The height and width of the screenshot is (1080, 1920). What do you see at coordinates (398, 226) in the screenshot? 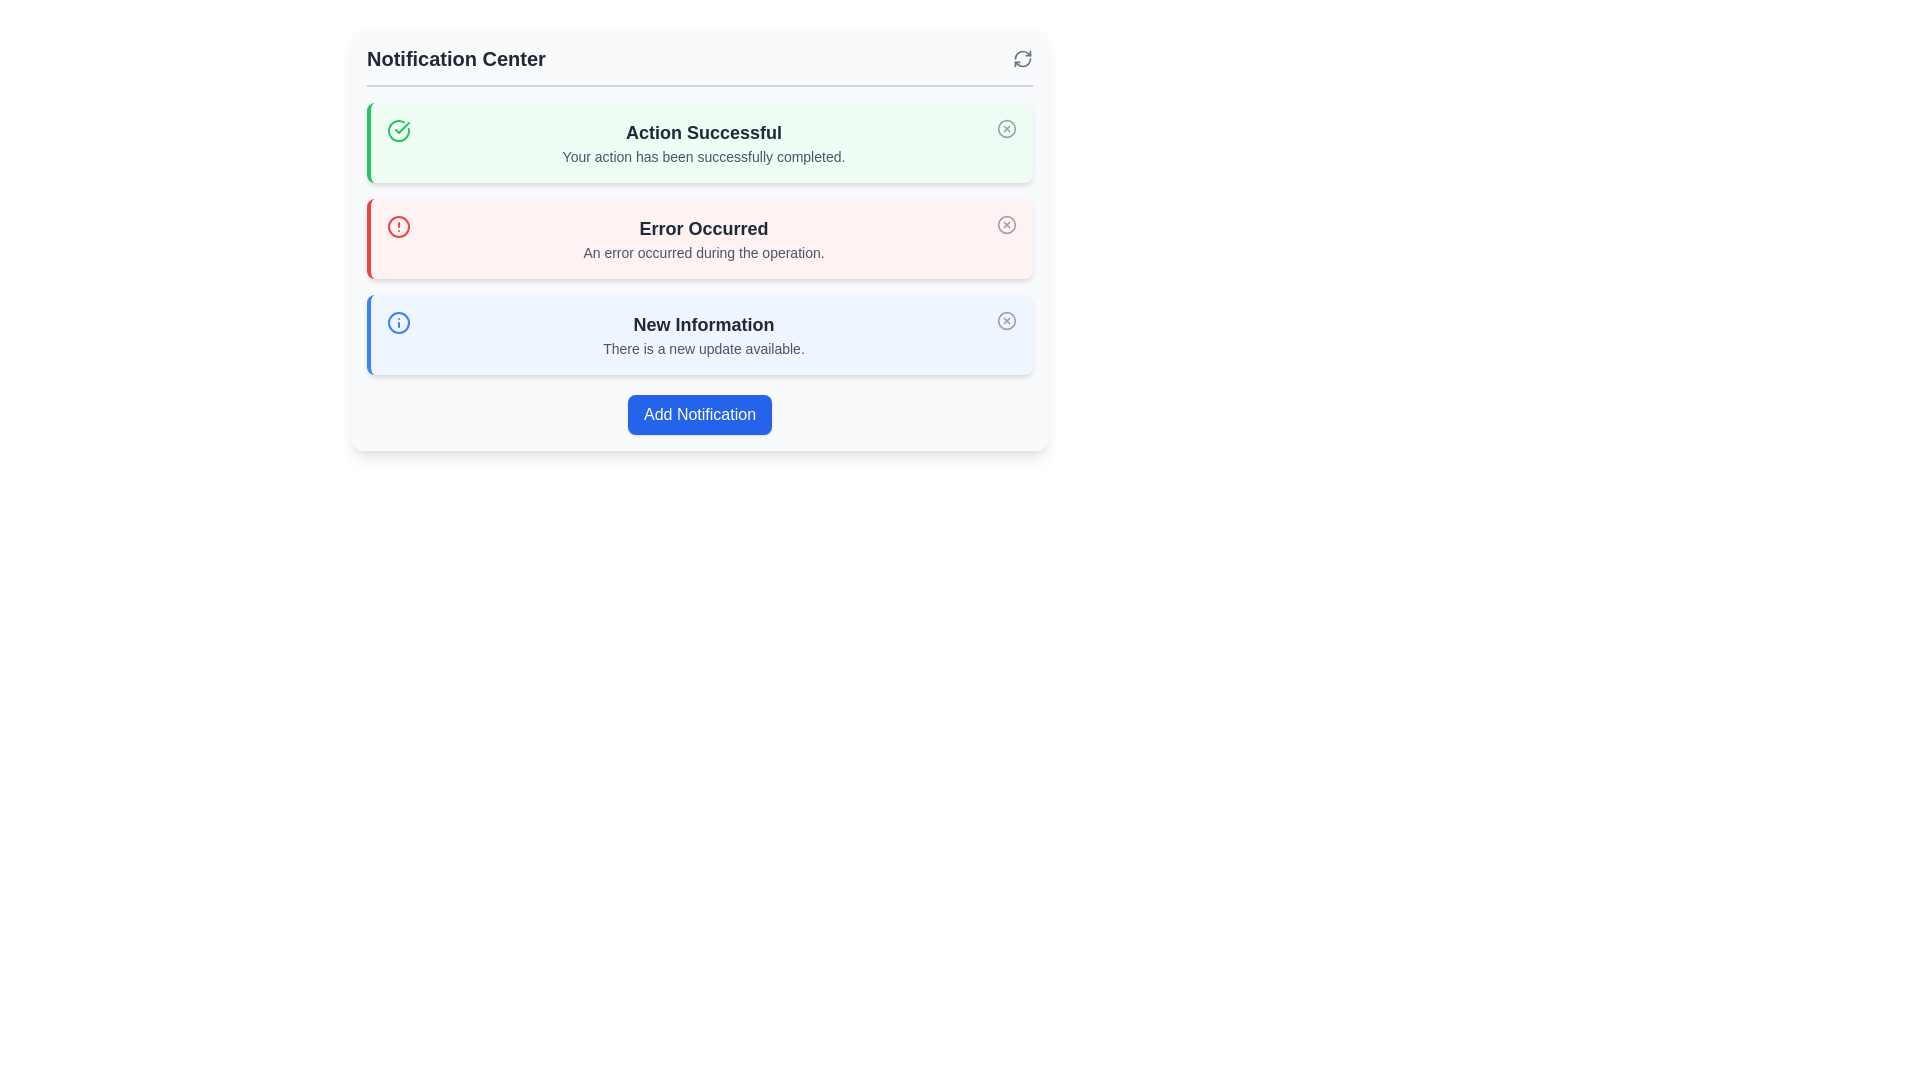
I see `the circular icon with a red border and alert symbol located to the left of the 'Error Occurred' notification bar` at bounding box center [398, 226].